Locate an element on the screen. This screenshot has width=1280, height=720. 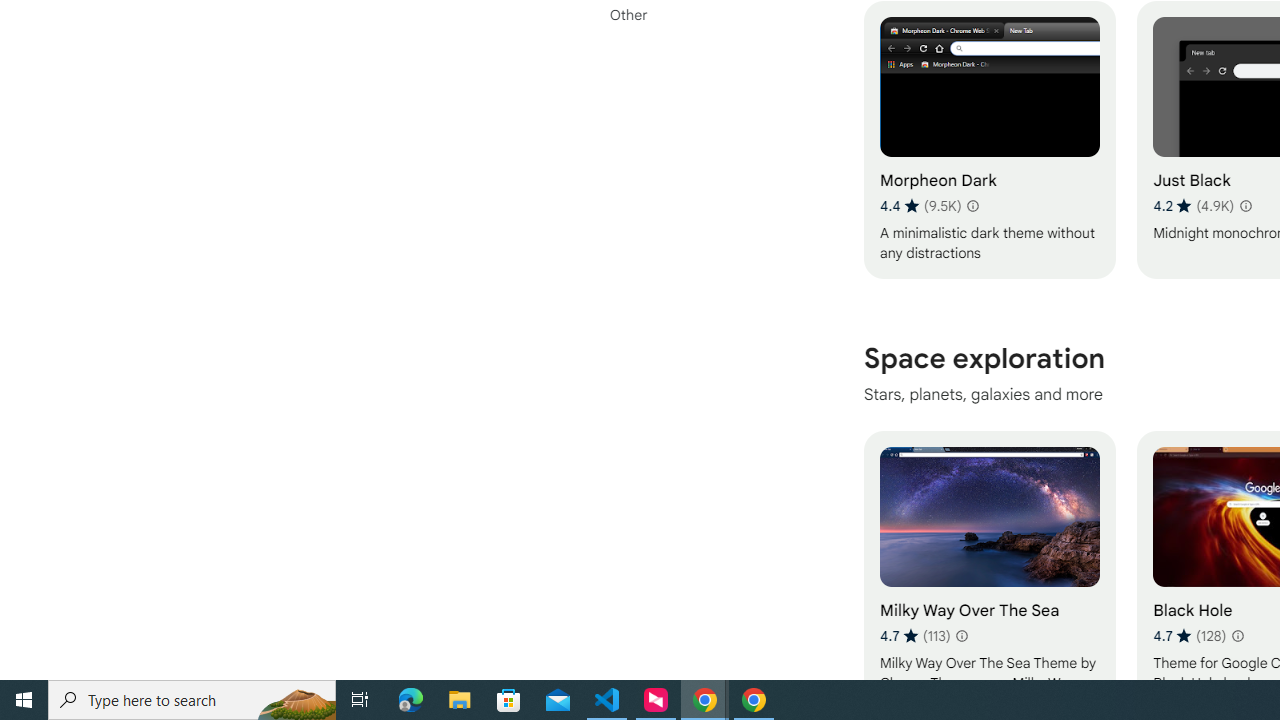
'Learn more about results and reviews "Morpheon Dark"' is located at coordinates (972, 205).